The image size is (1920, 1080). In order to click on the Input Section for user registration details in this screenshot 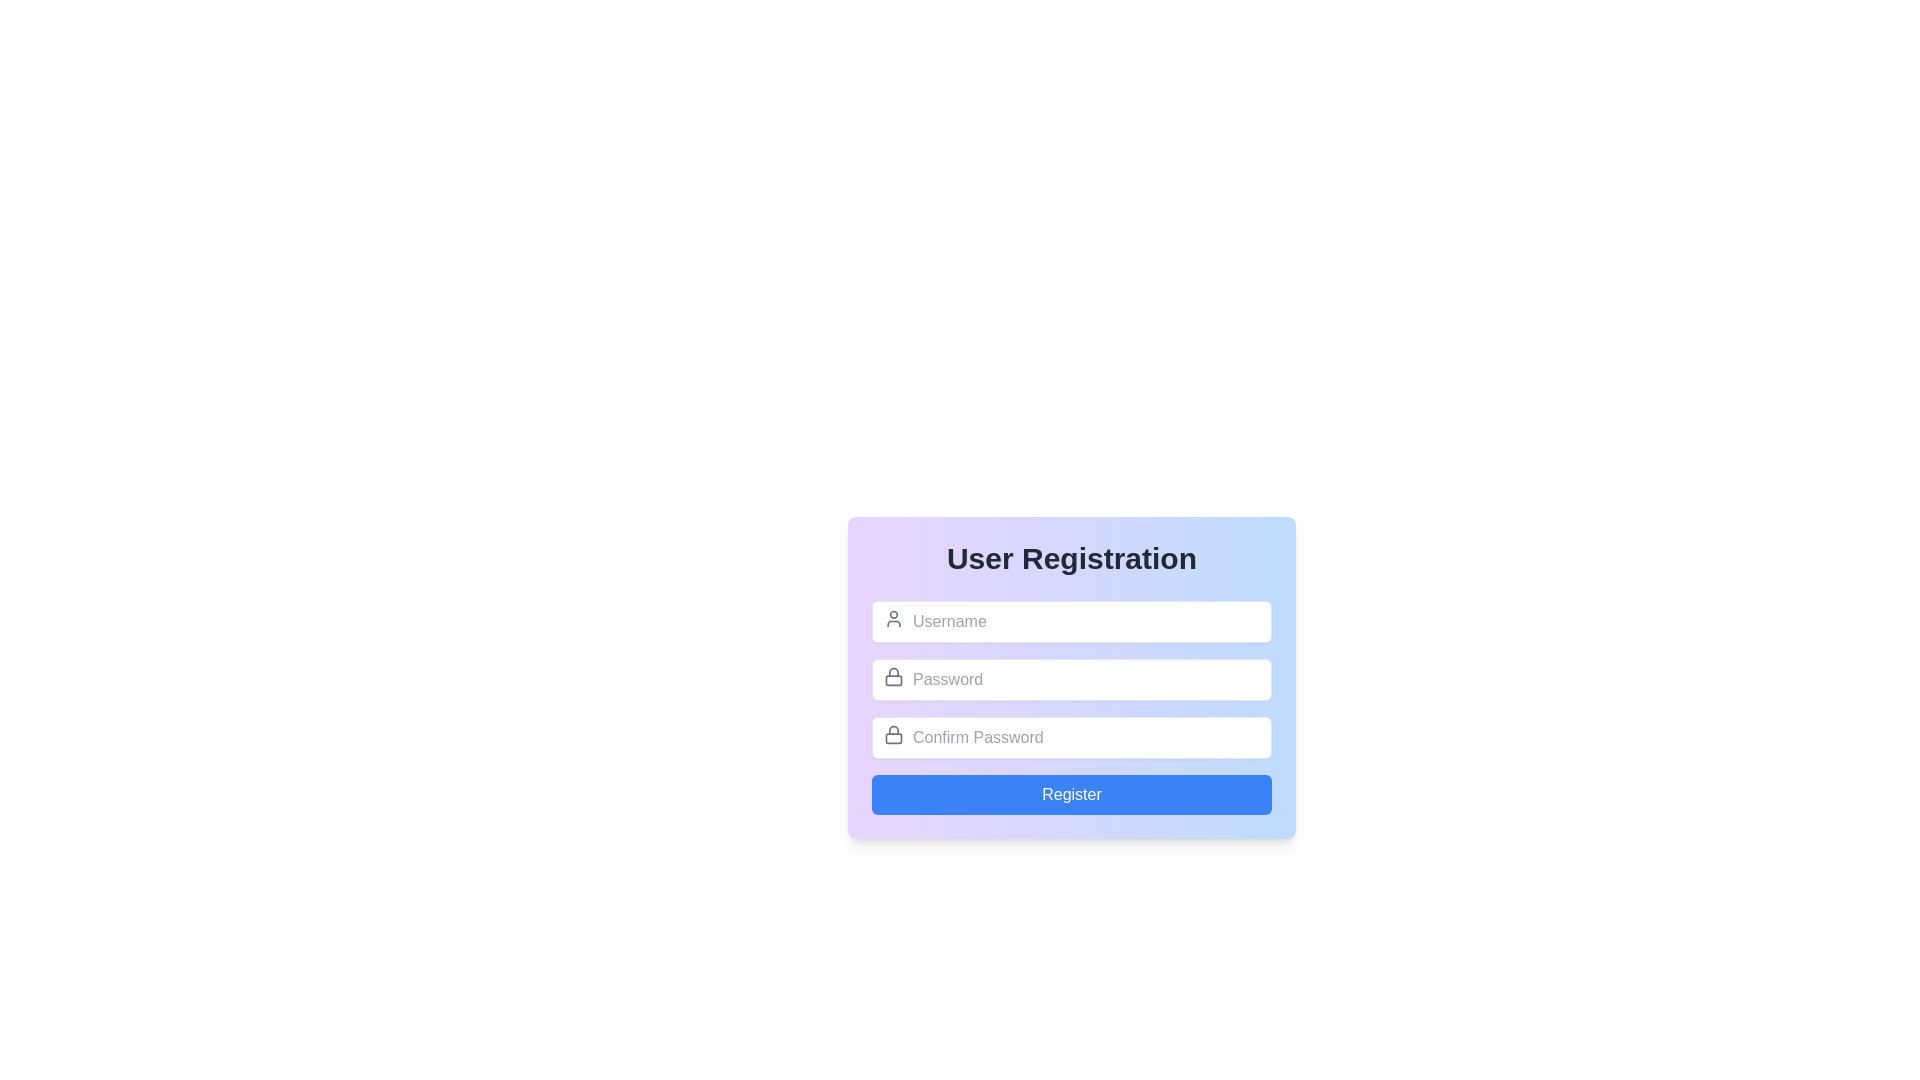, I will do `click(1070, 707)`.